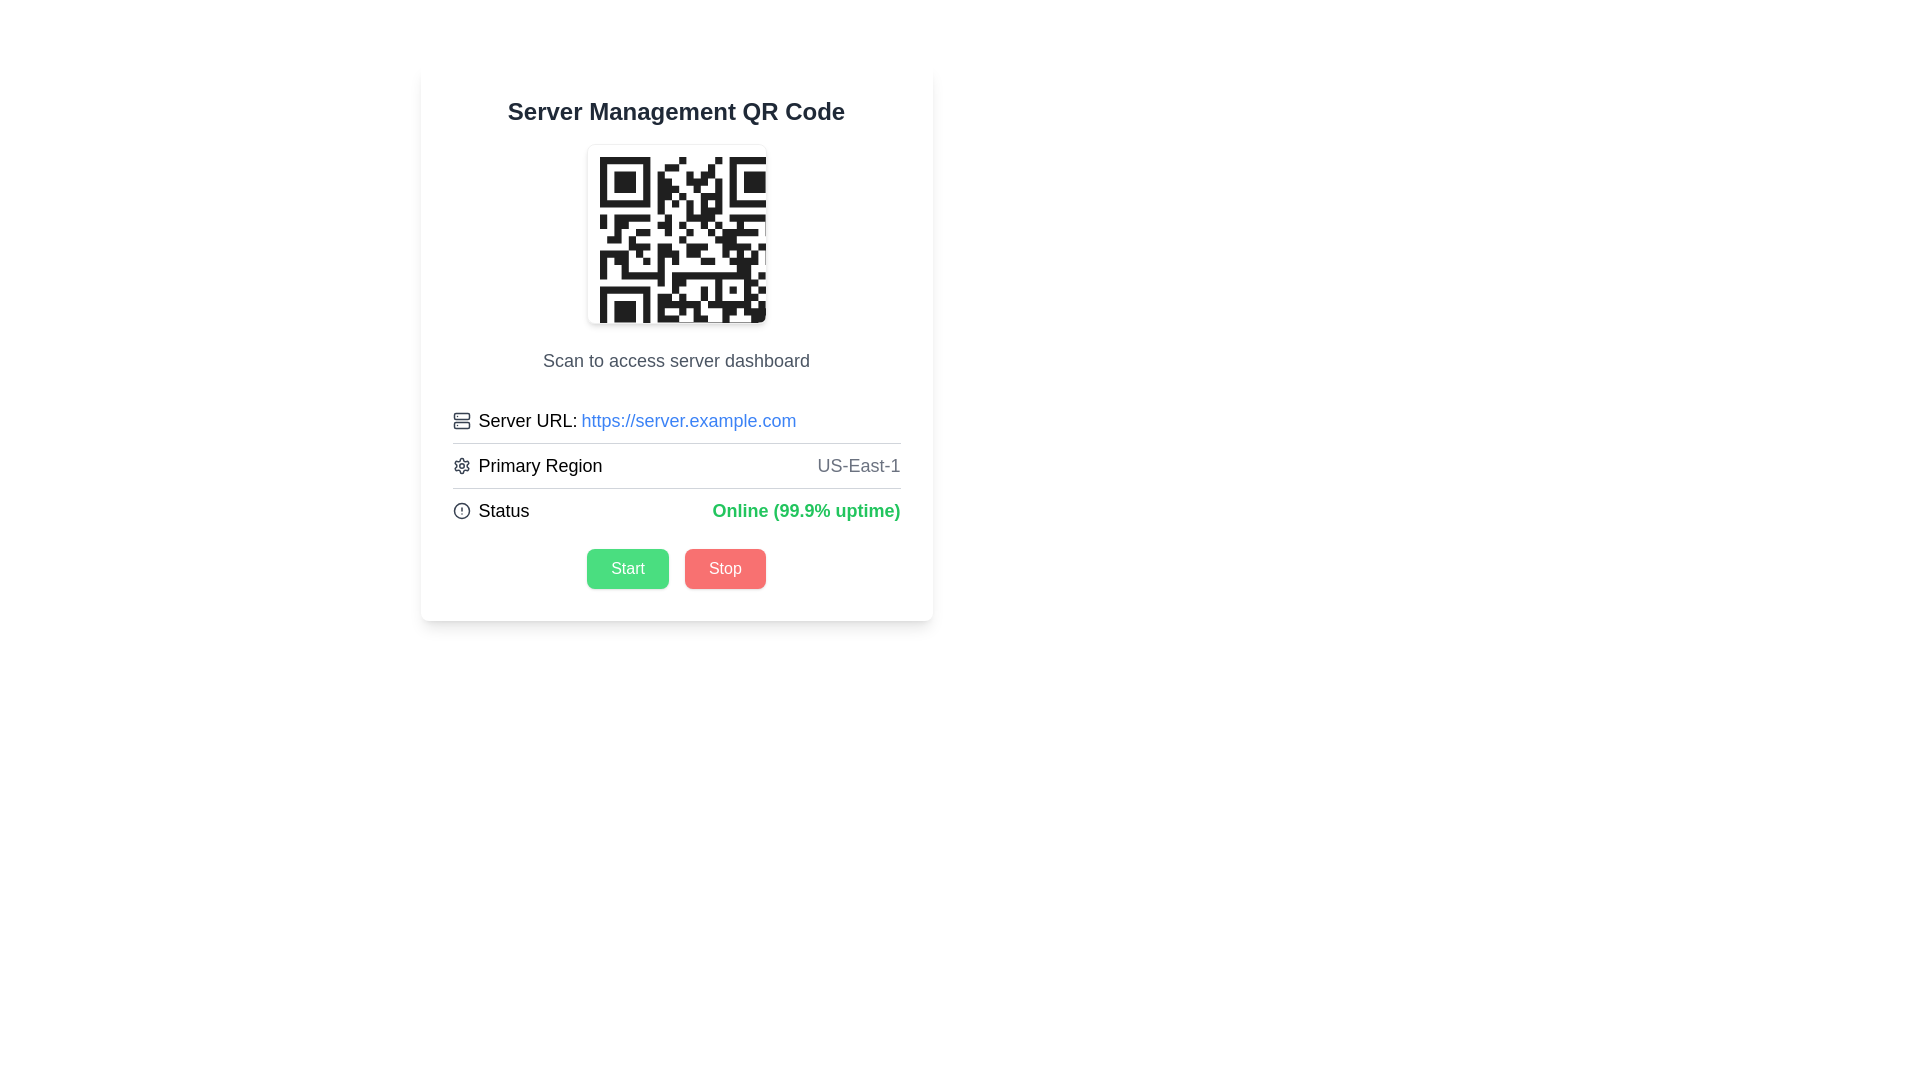 The height and width of the screenshot is (1080, 1920). I want to click on the text label reading 'Online (99.9% uptime)' styled in green and bold, so click(806, 509).